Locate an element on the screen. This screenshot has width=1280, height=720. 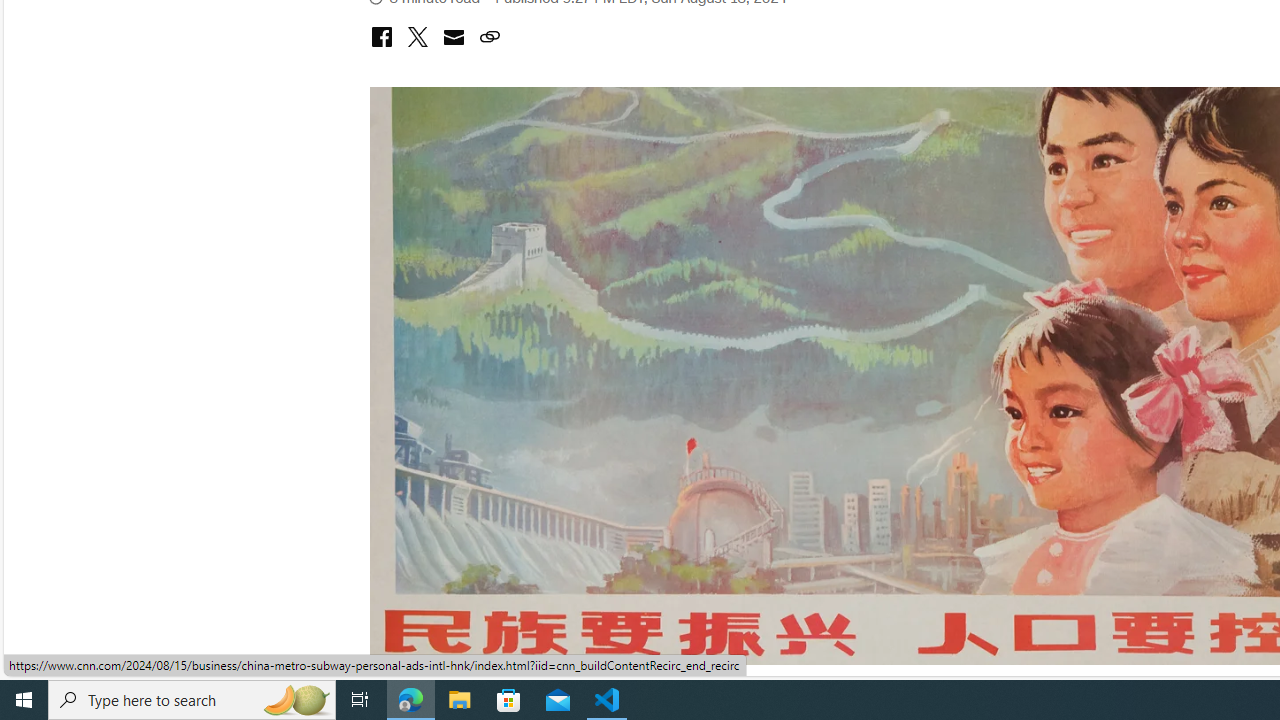
'share with email' is located at coordinates (452, 39).